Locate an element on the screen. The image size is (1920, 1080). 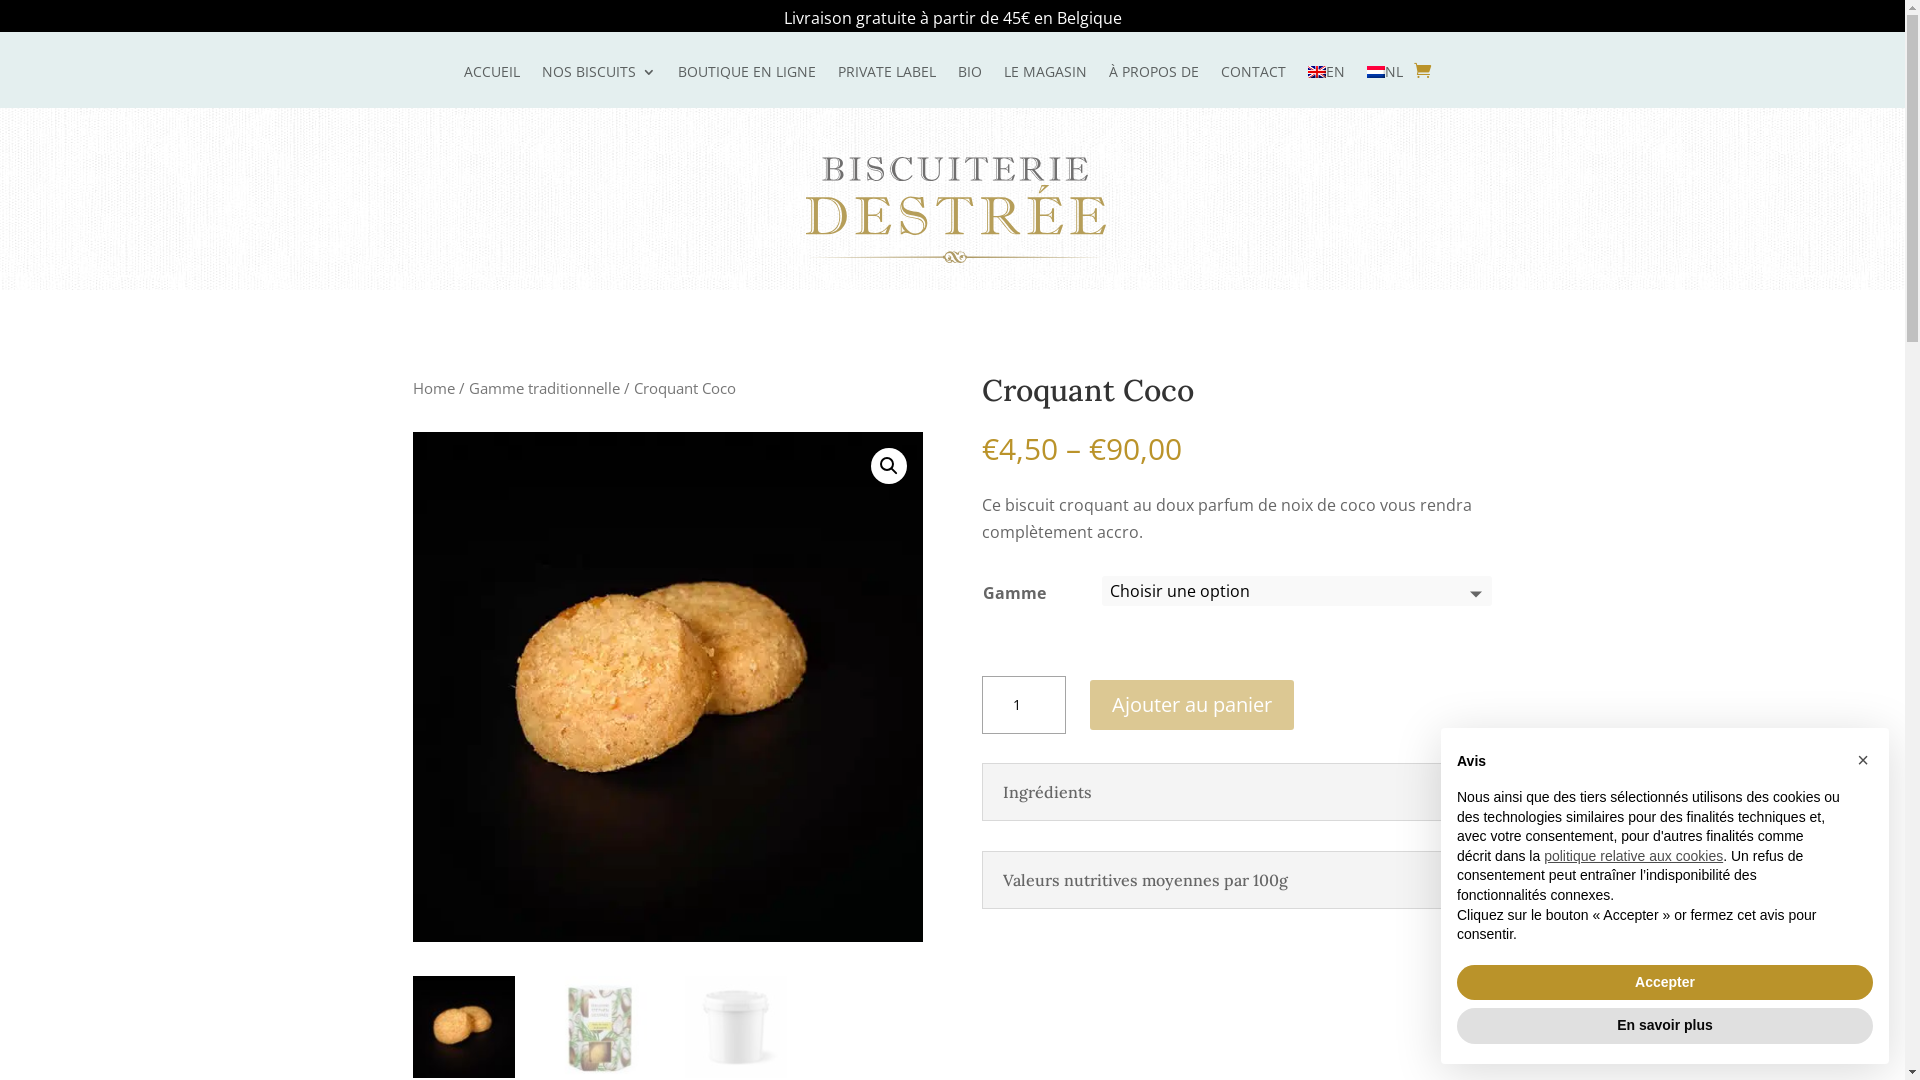
'biscuit-noix-de-coco' is located at coordinates (667, 685).